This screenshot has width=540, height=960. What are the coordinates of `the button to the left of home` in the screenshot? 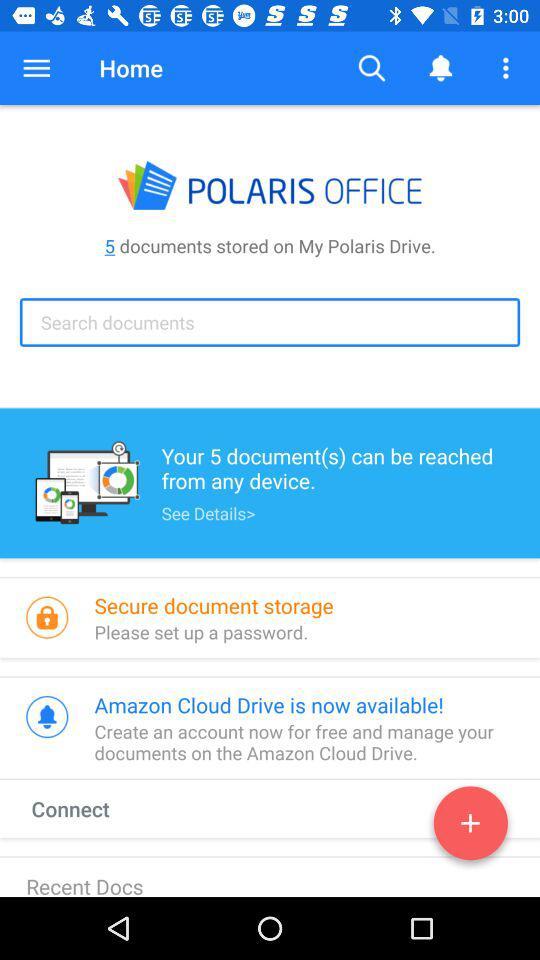 It's located at (36, 68).